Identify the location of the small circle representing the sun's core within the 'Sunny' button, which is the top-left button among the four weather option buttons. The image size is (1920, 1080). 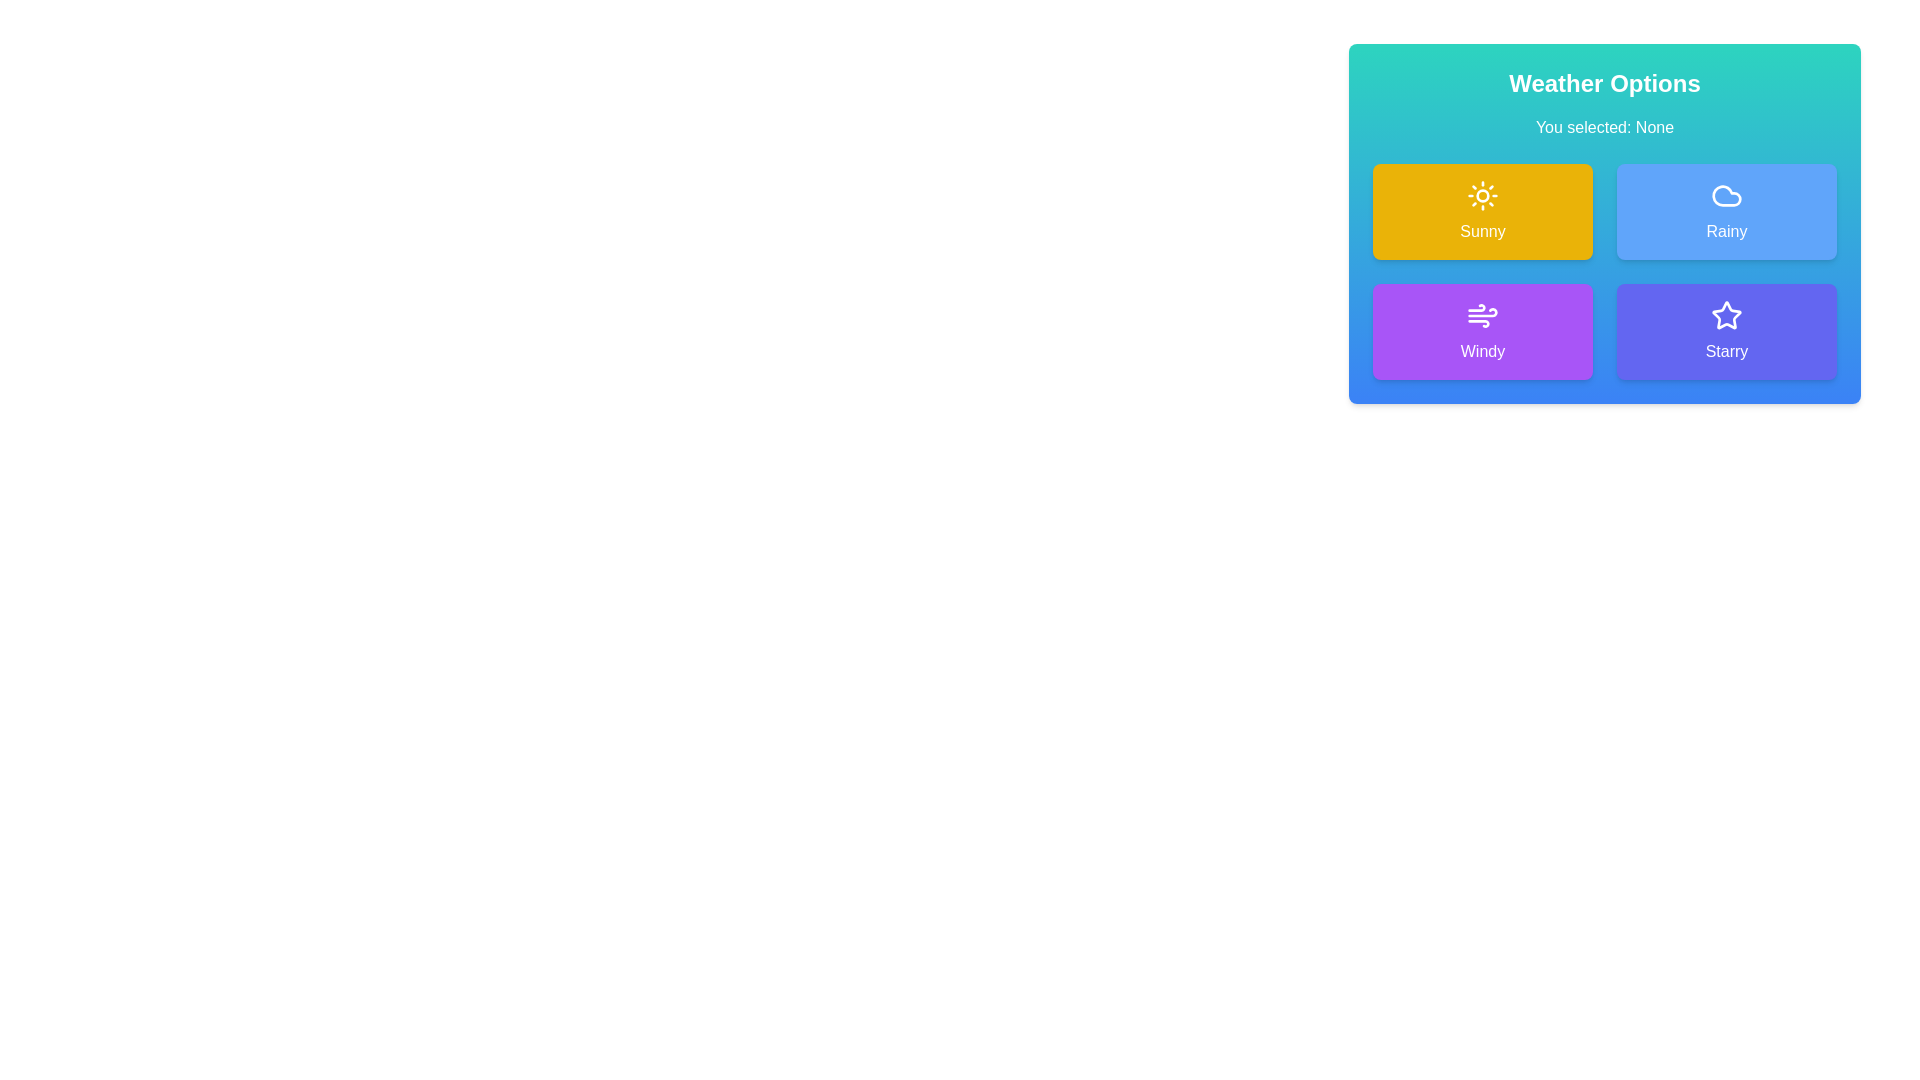
(1483, 196).